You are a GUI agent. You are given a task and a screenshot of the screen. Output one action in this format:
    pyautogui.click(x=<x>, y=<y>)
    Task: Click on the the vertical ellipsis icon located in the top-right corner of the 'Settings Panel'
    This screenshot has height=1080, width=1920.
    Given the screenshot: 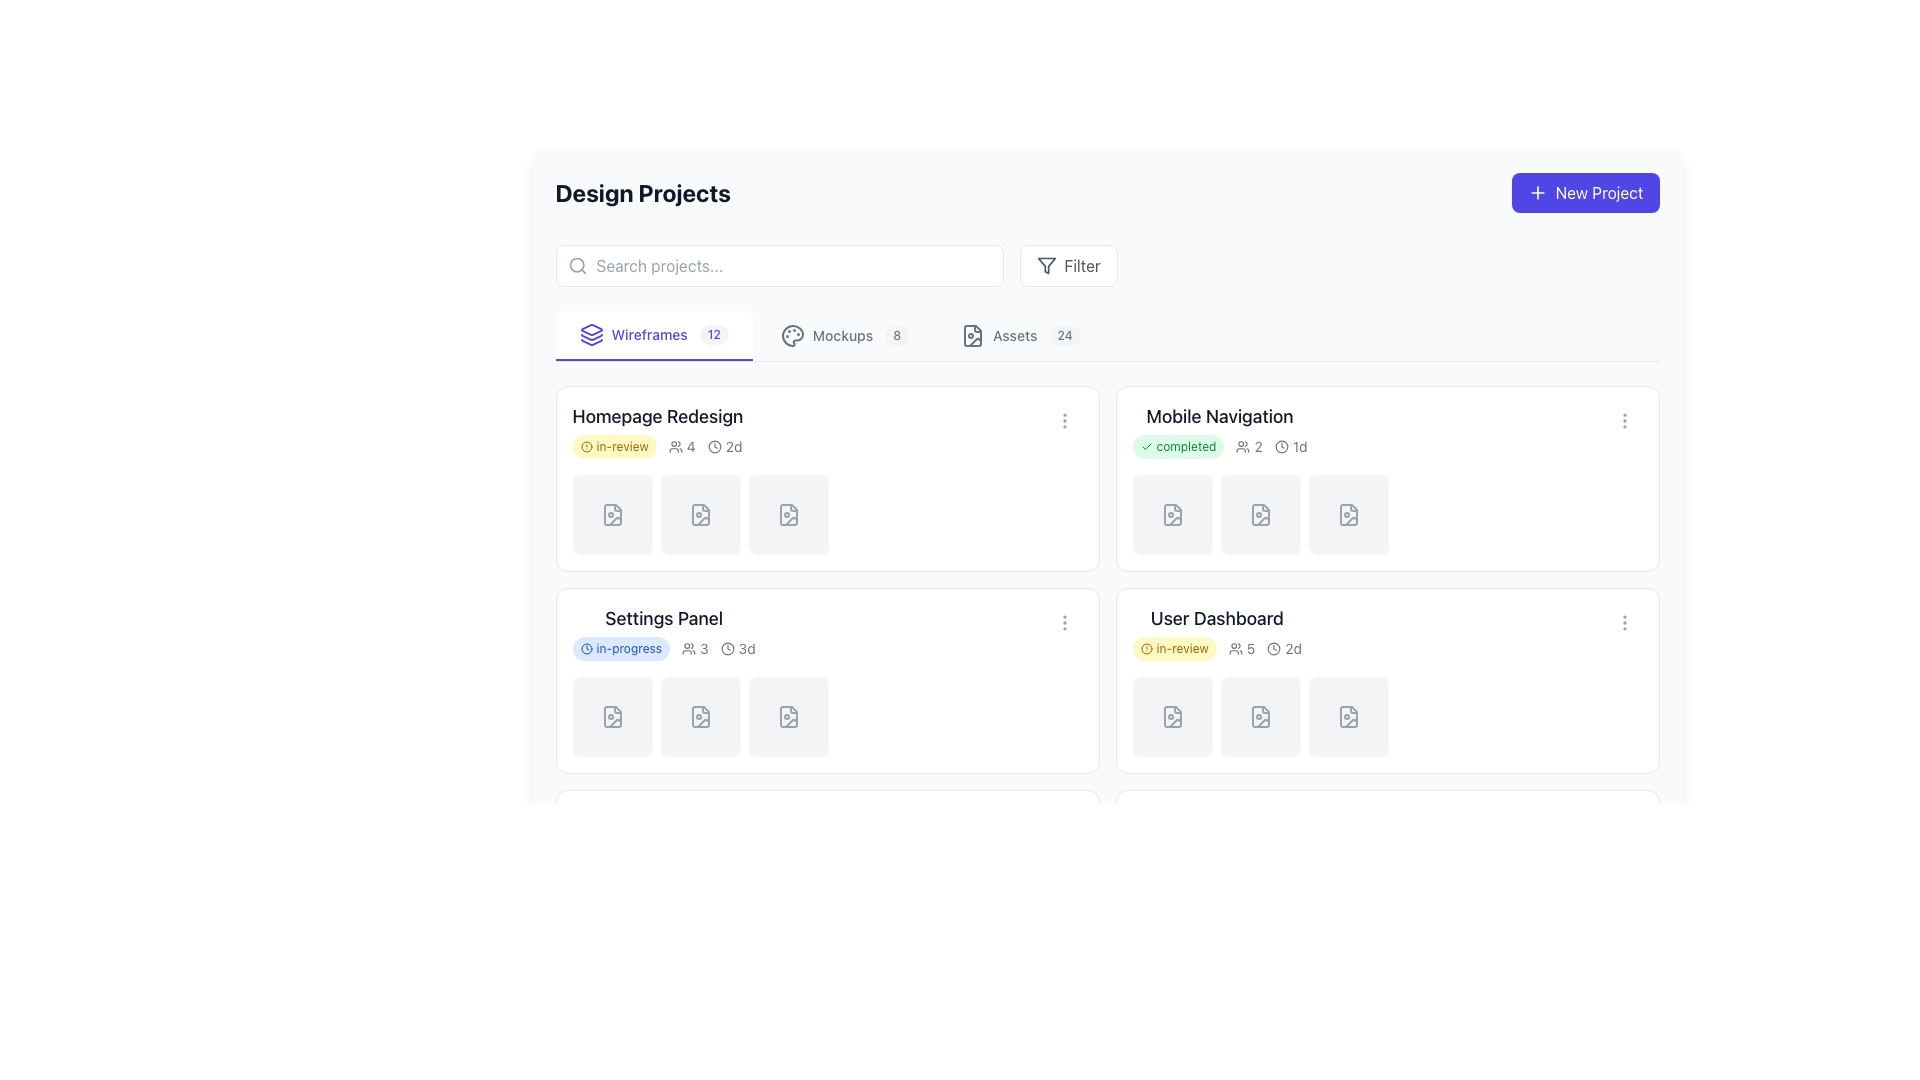 What is the action you would take?
    pyautogui.click(x=1063, y=622)
    